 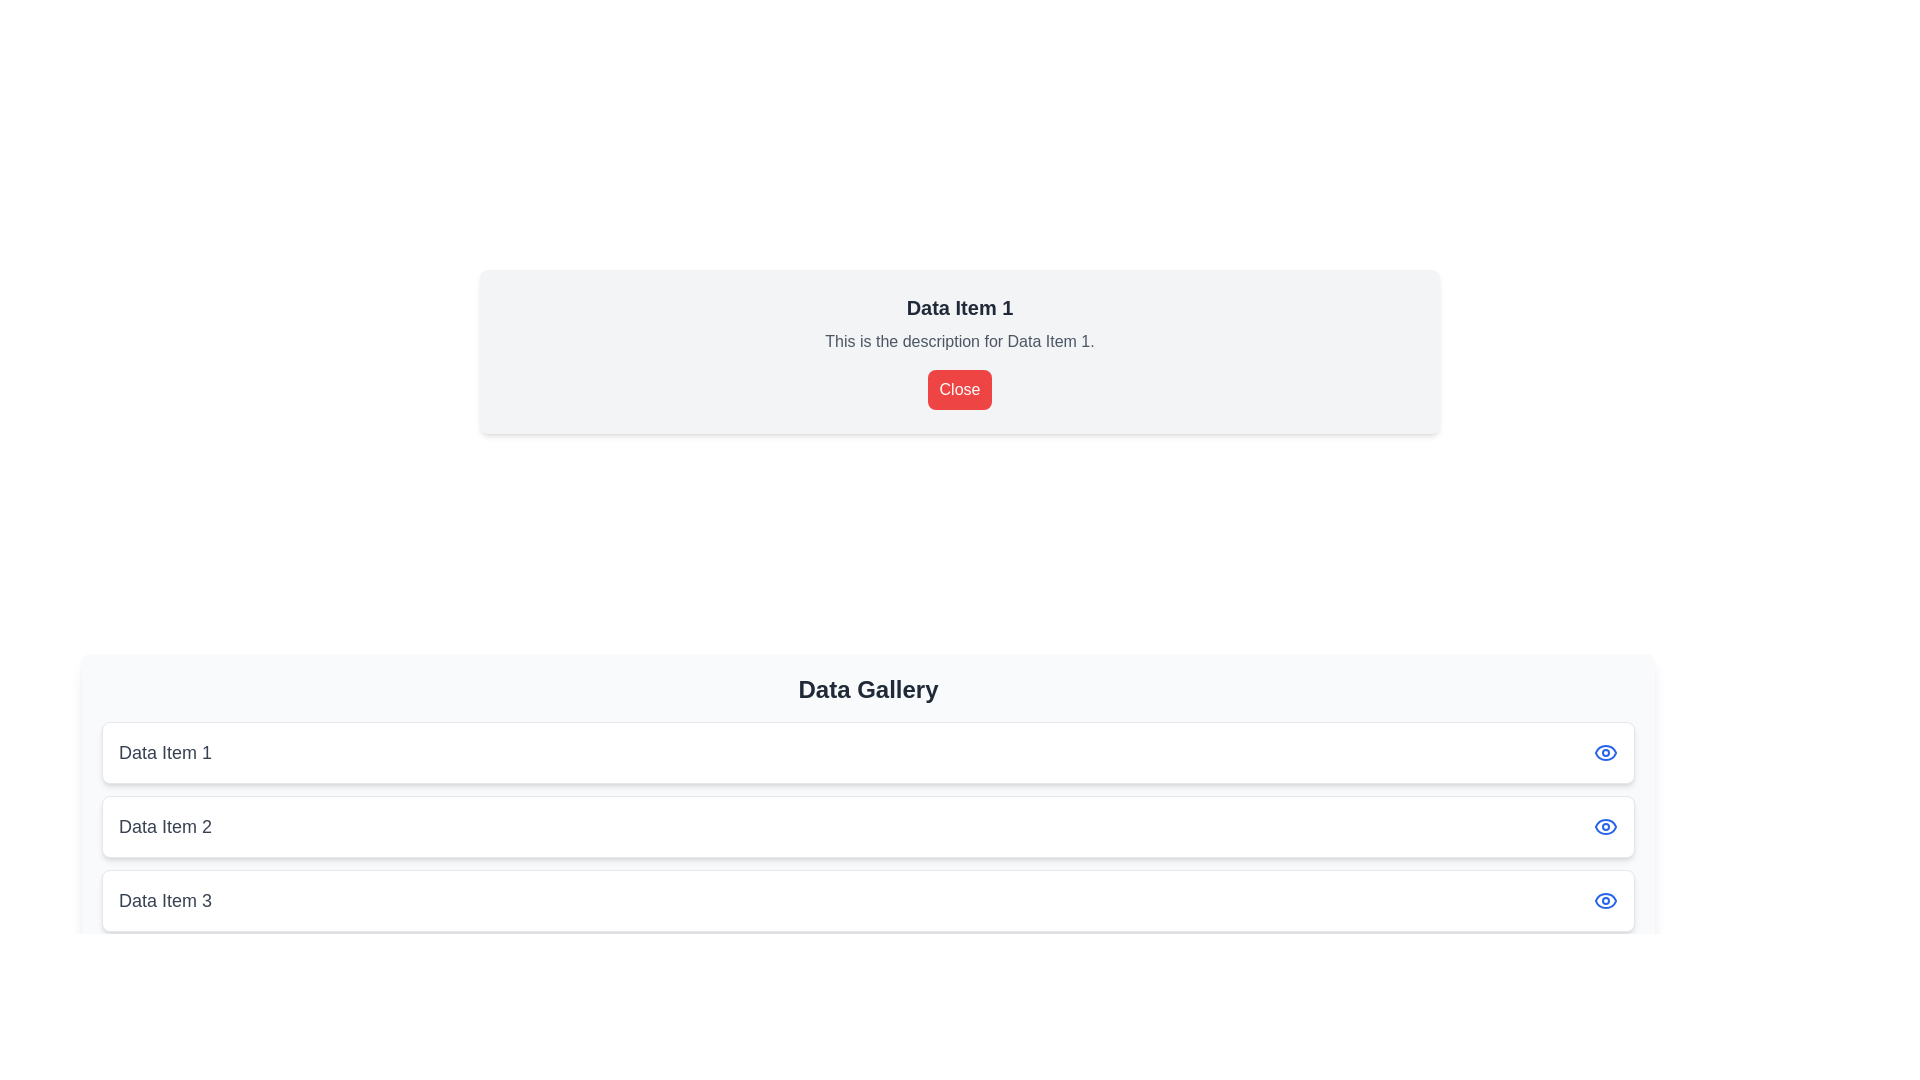 I want to click on the second item, so click(x=868, y=826).